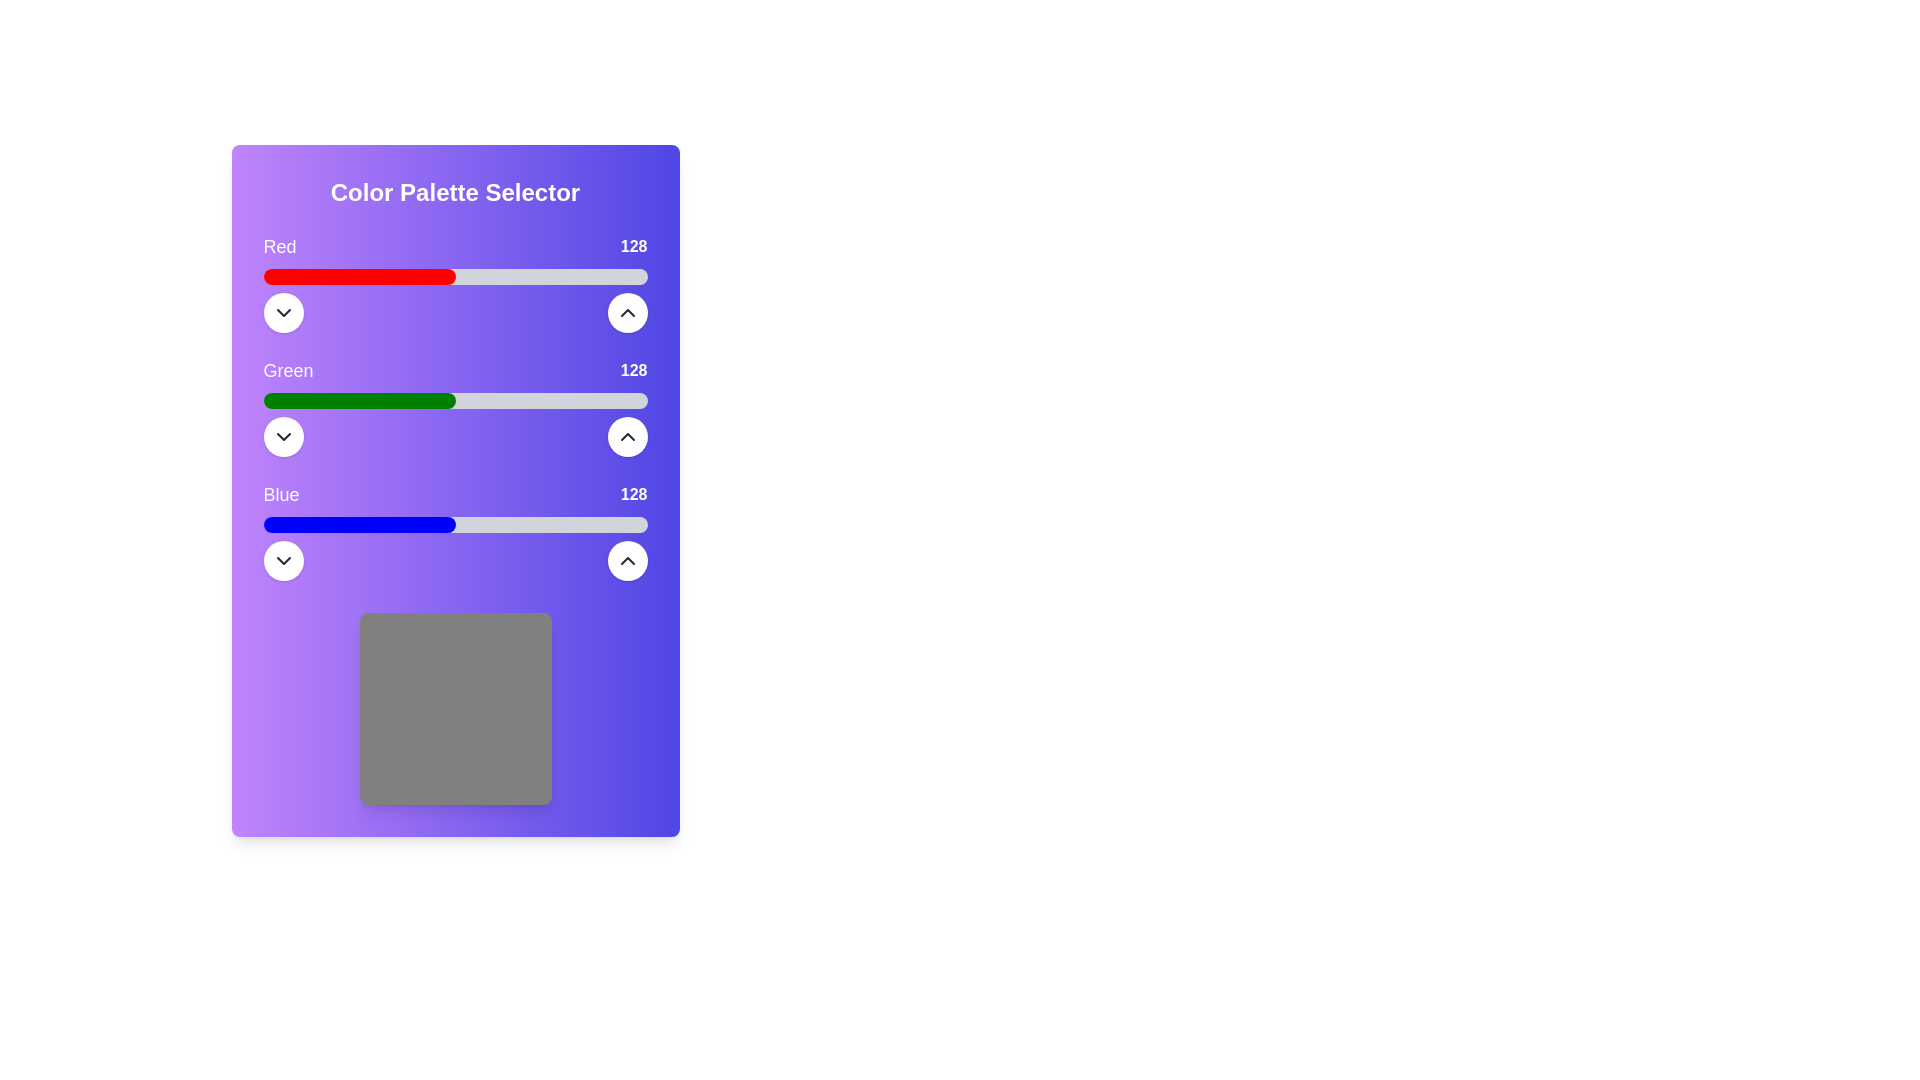 The height and width of the screenshot is (1080, 1920). Describe the element at coordinates (454, 245) in the screenshot. I see `the Static text component labeled 'Red' that displays the current value '128' for the Red color channel` at that location.